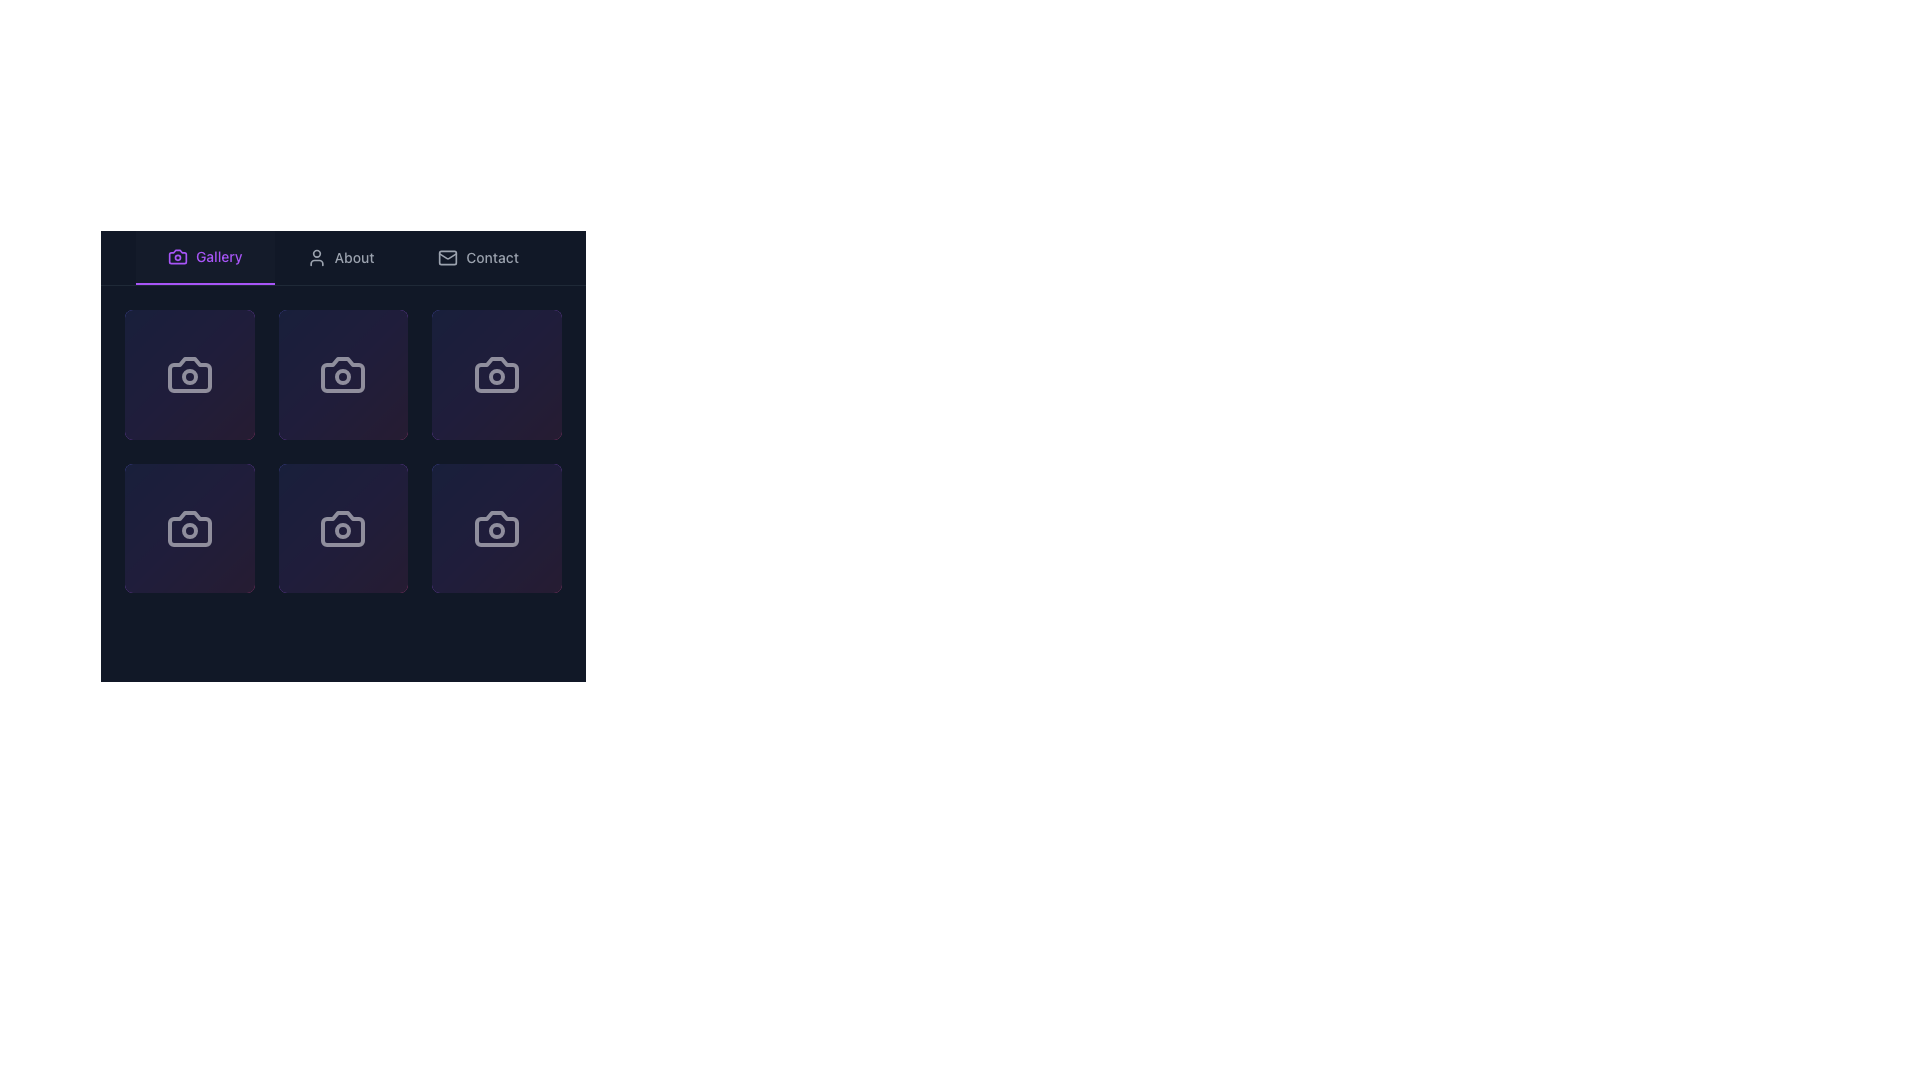  What do you see at coordinates (447, 257) in the screenshot?
I see `the envelope icon representing the 'Contact' functionality located in the navigation bar, preceding the text 'Contact'` at bounding box center [447, 257].